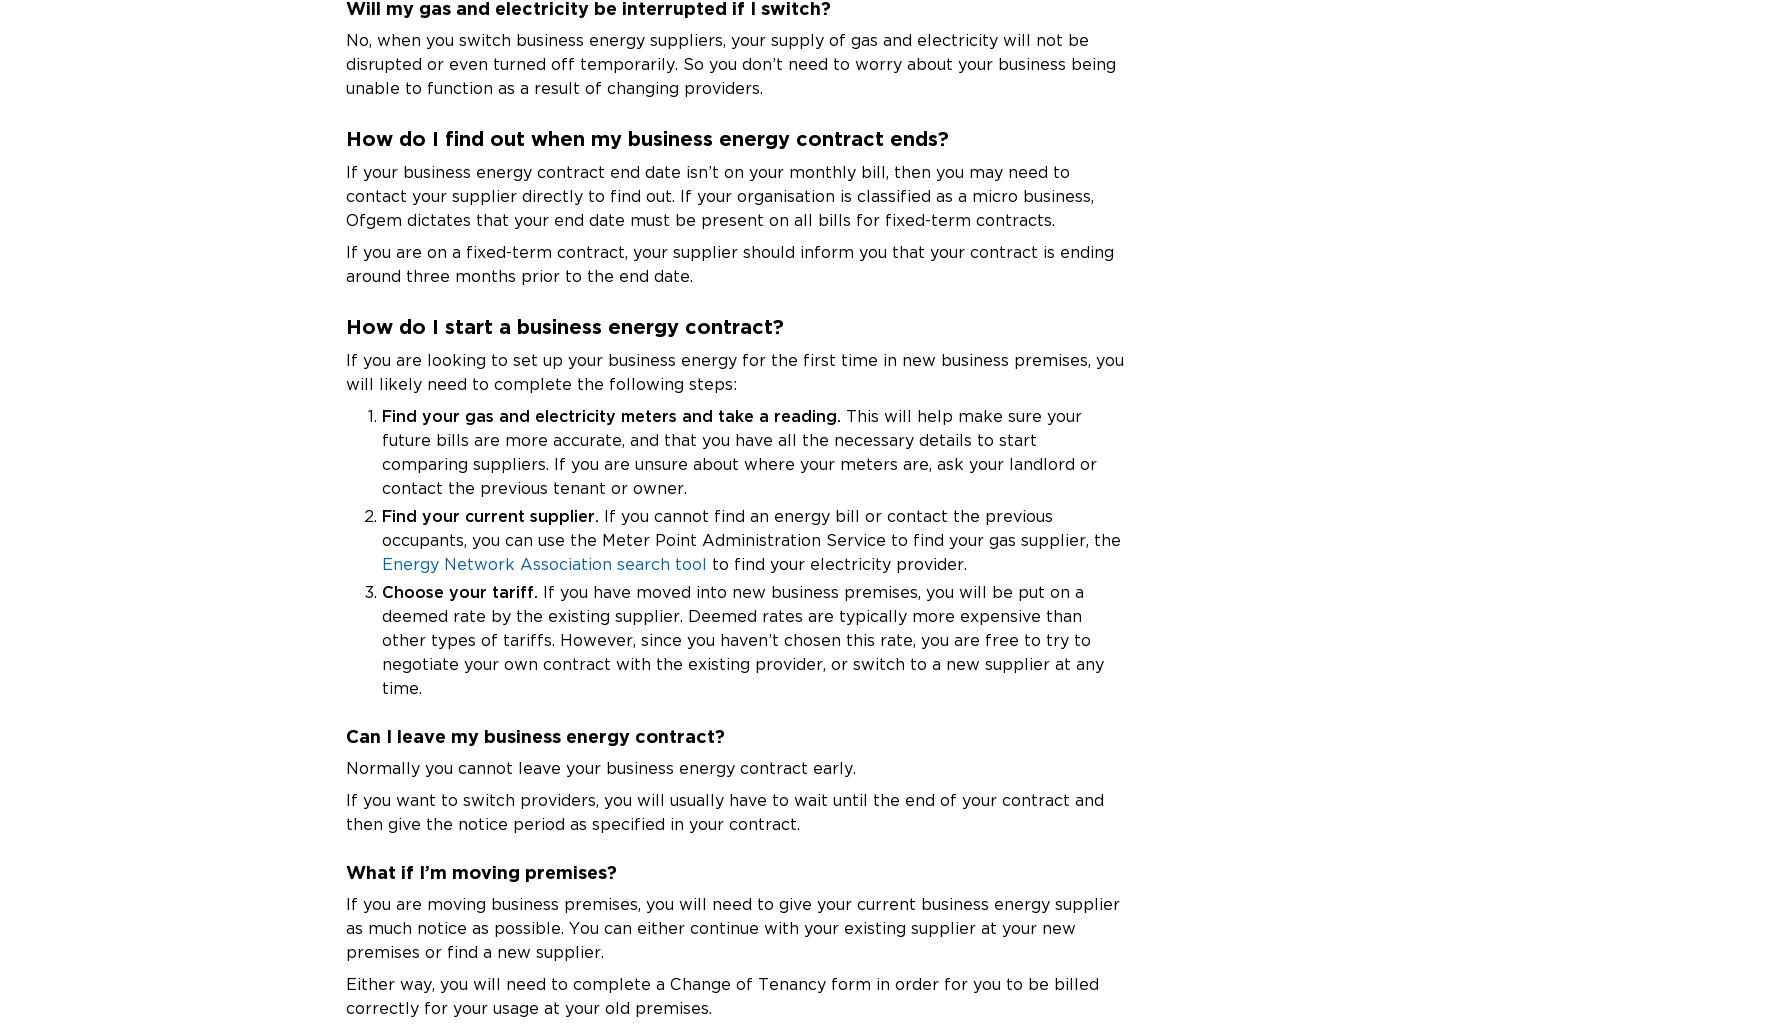 The image size is (1778, 1026). I want to click on 'Either way, you will need to complete a Change of Tenancy form in order for you to be billed correctly for your usage at your old premises.', so click(344, 994).